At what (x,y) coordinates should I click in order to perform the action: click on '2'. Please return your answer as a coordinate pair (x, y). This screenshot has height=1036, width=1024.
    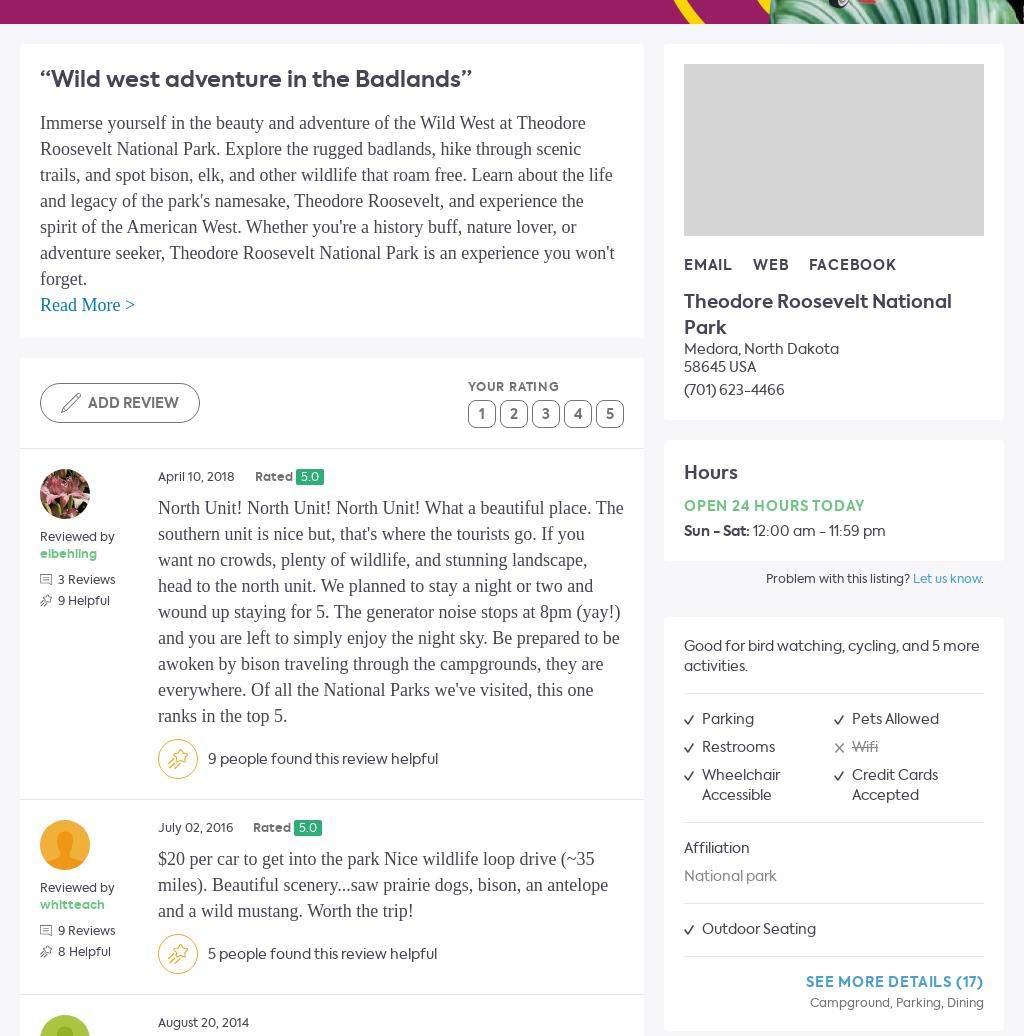
    Looking at the image, I should click on (514, 413).